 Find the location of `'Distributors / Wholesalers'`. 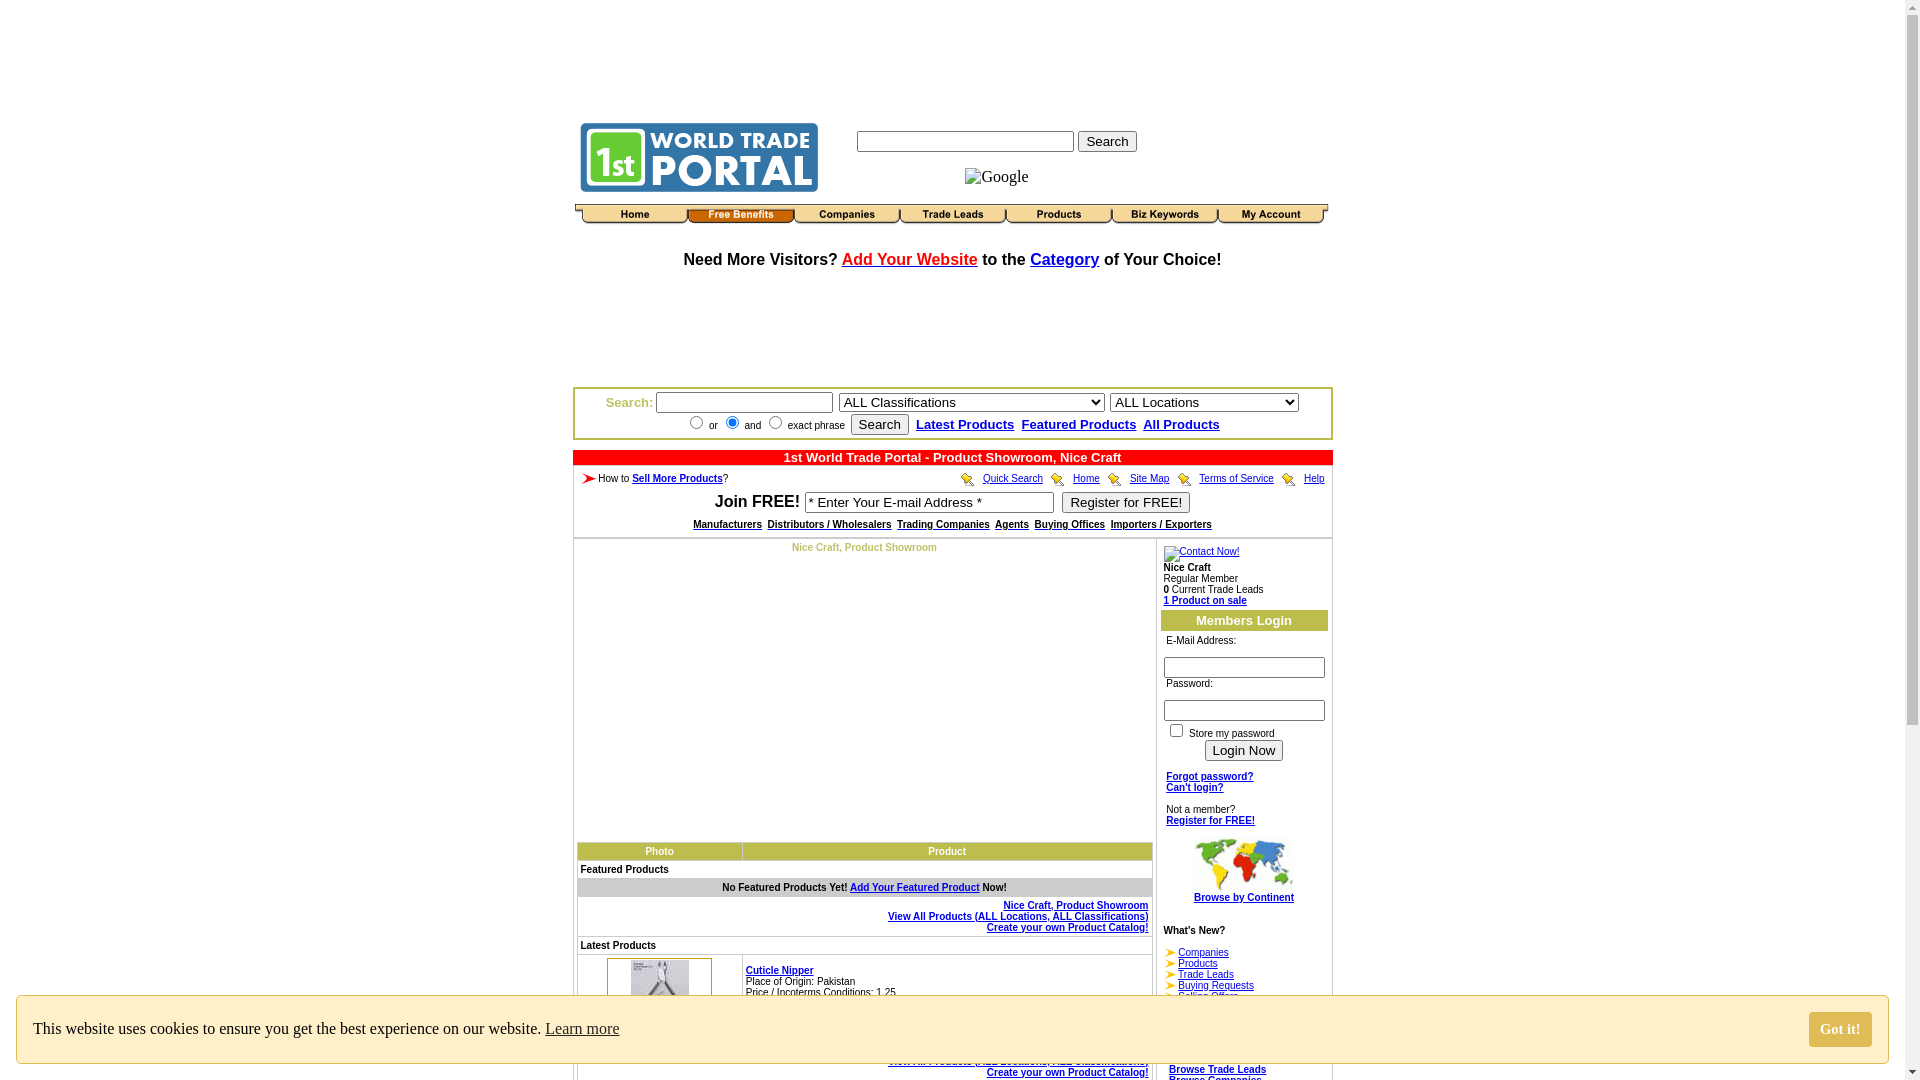

'Distributors / Wholesalers' is located at coordinates (830, 523).